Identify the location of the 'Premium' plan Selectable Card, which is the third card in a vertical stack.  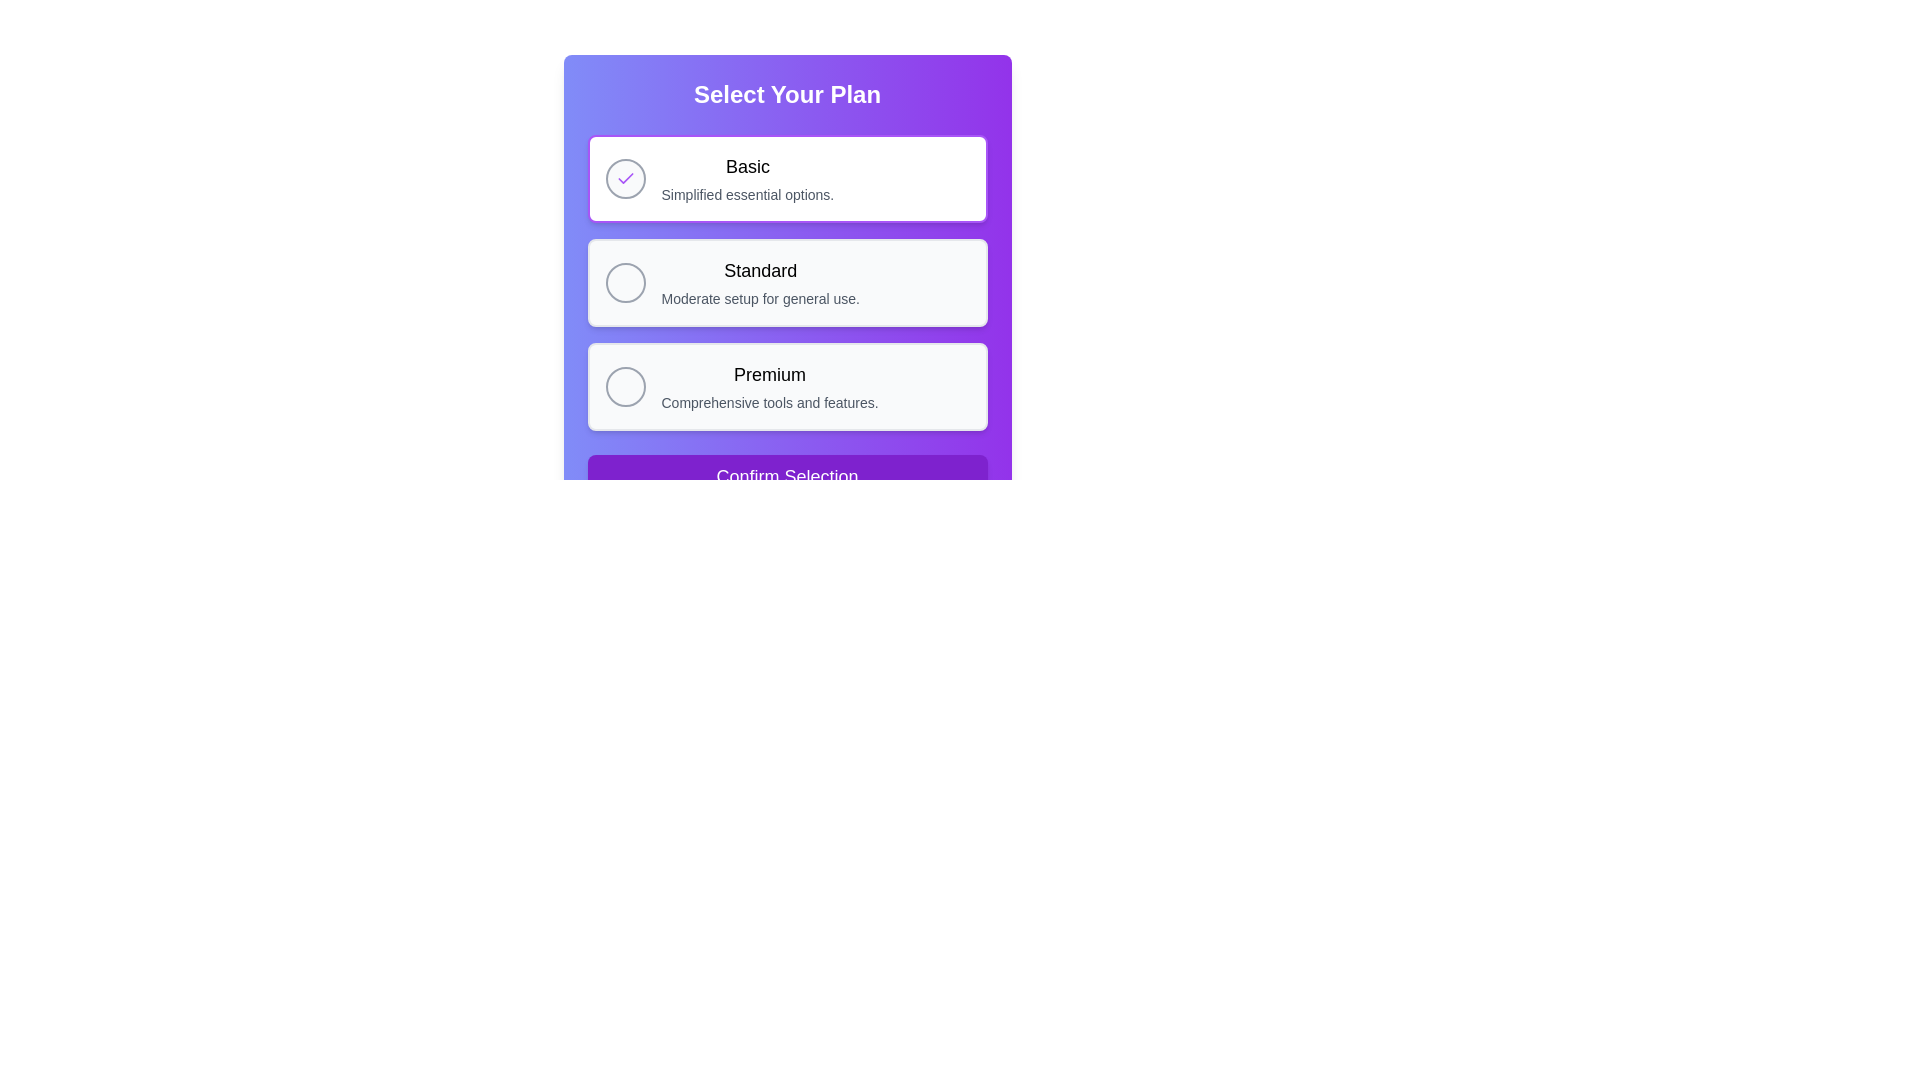
(786, 386).